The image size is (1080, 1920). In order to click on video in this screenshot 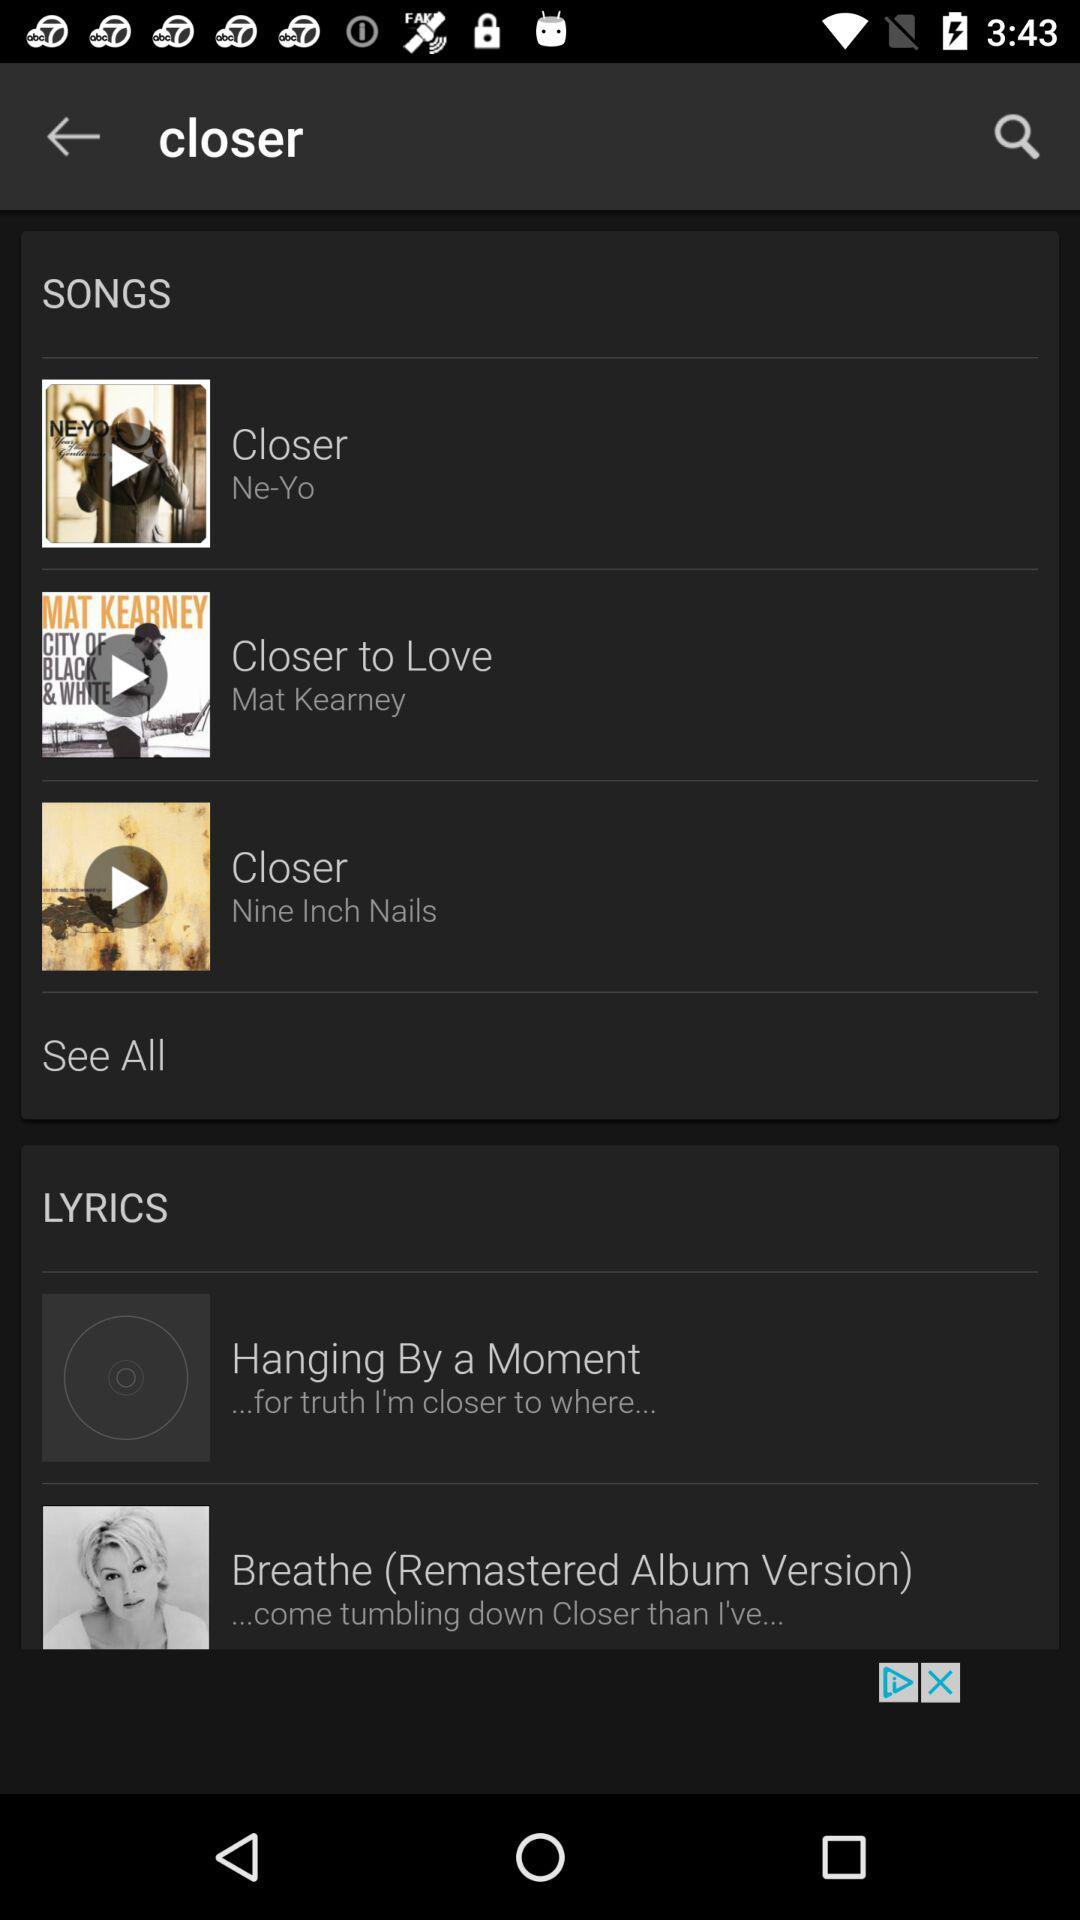, I will do `click(126, 675)`.